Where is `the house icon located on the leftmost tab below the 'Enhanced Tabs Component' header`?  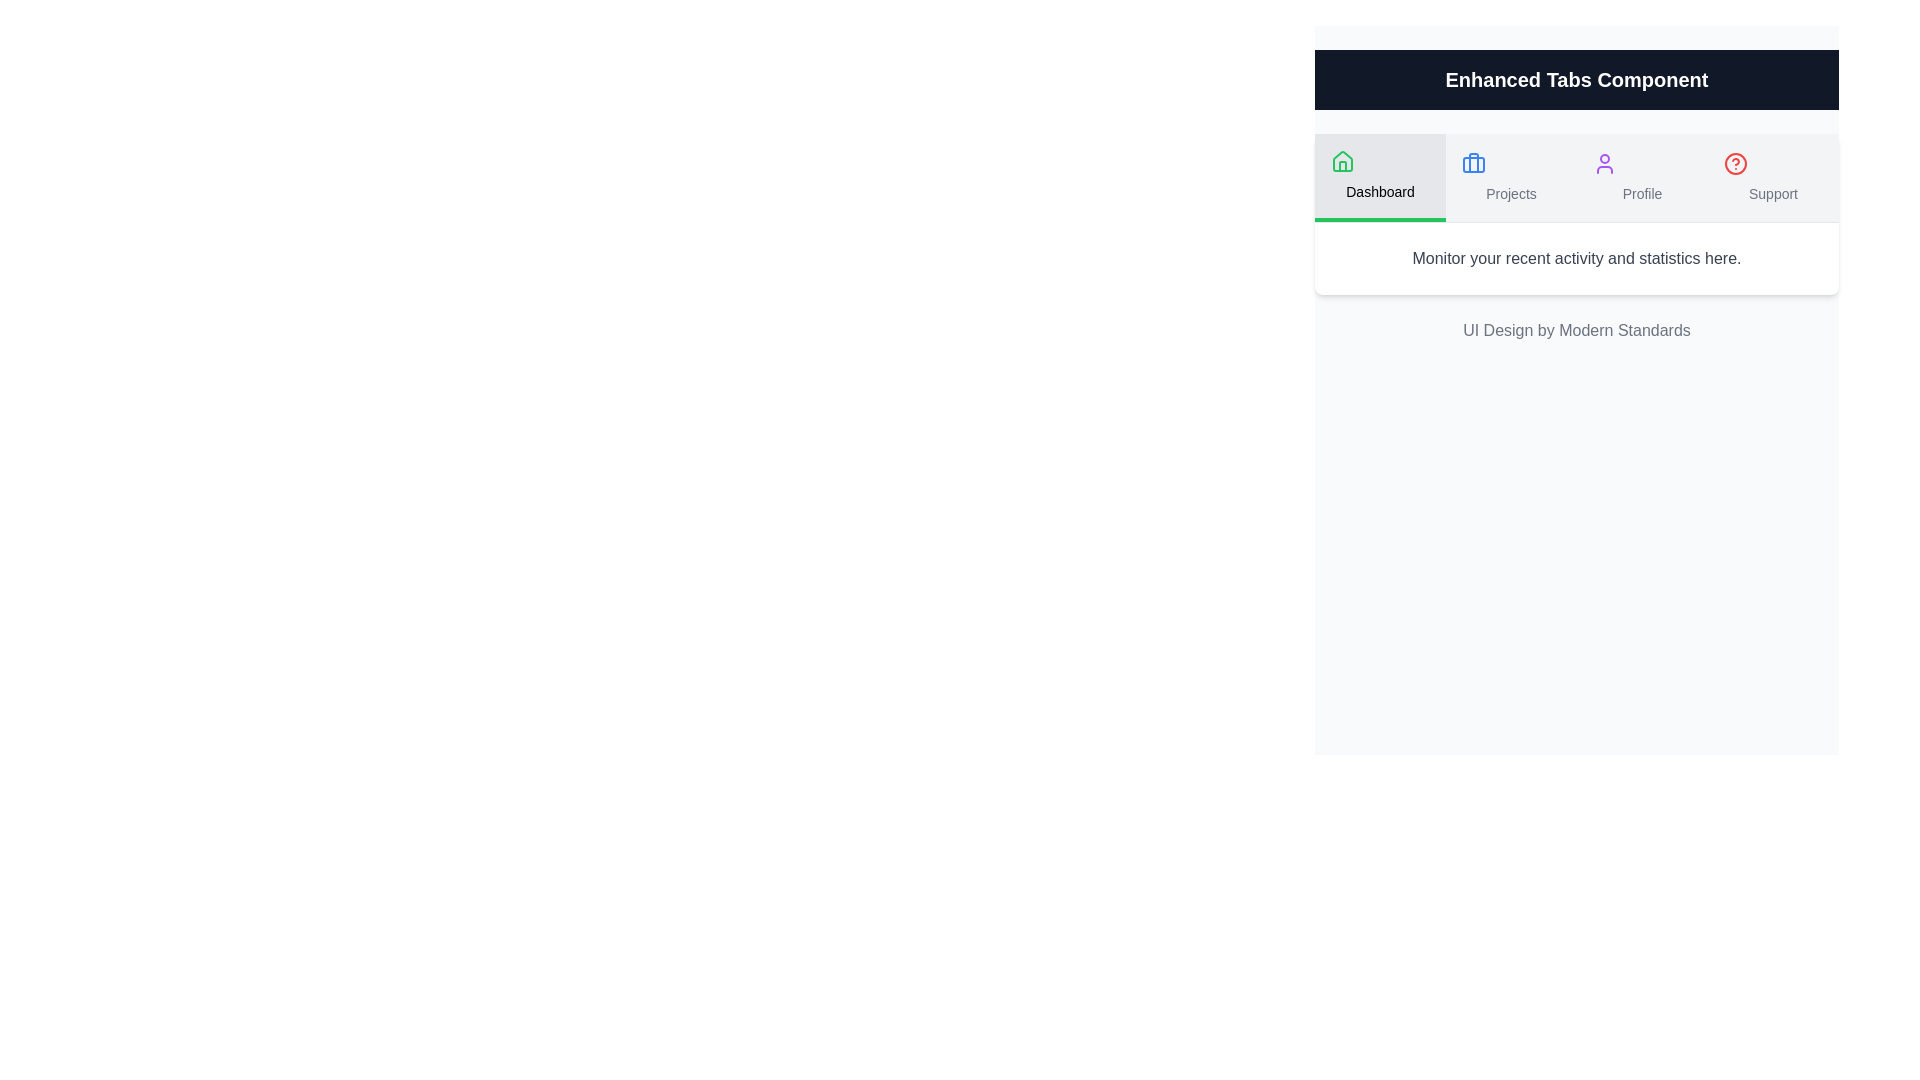 the house icon located on the leftmost tab below the 'Enhanced Tabs Component' header is located at coordinates (1343, 160).